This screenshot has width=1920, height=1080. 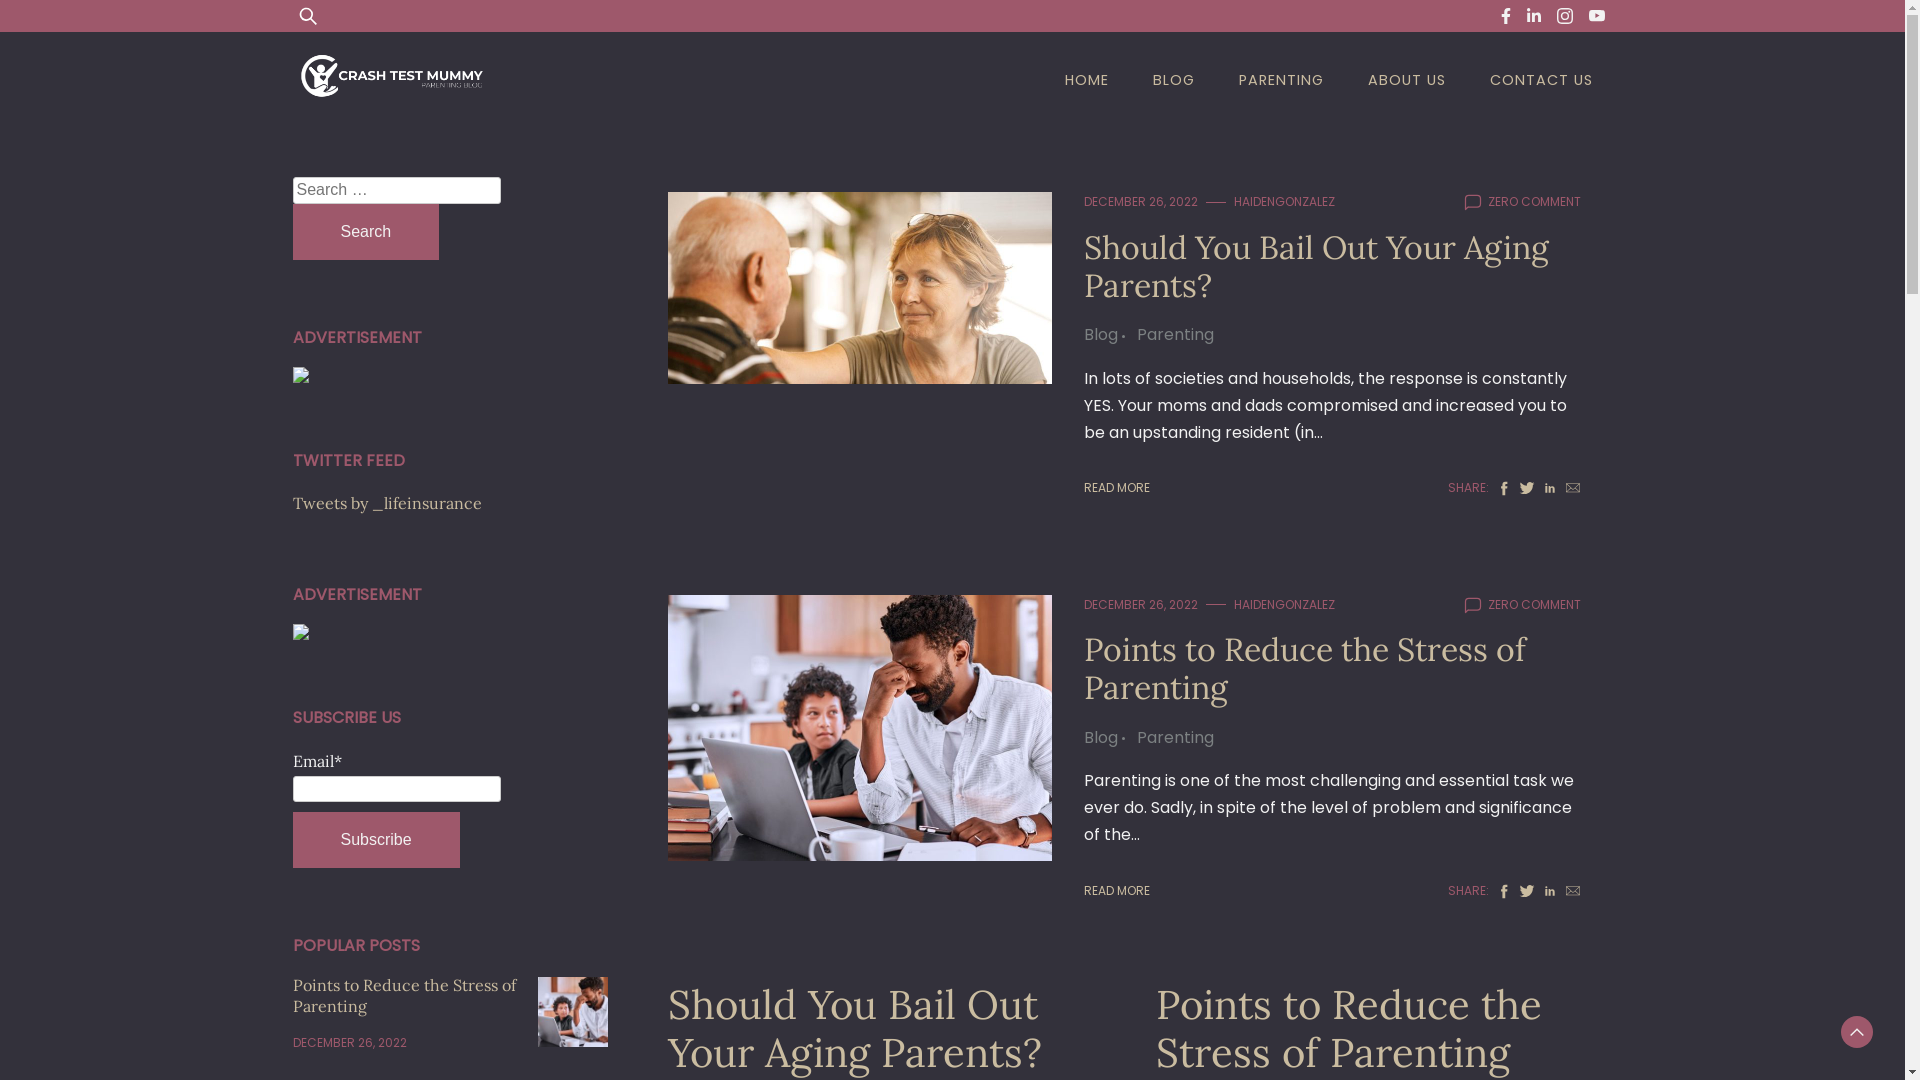 I want to click on 'Blog', so click(x=1105, y=737).